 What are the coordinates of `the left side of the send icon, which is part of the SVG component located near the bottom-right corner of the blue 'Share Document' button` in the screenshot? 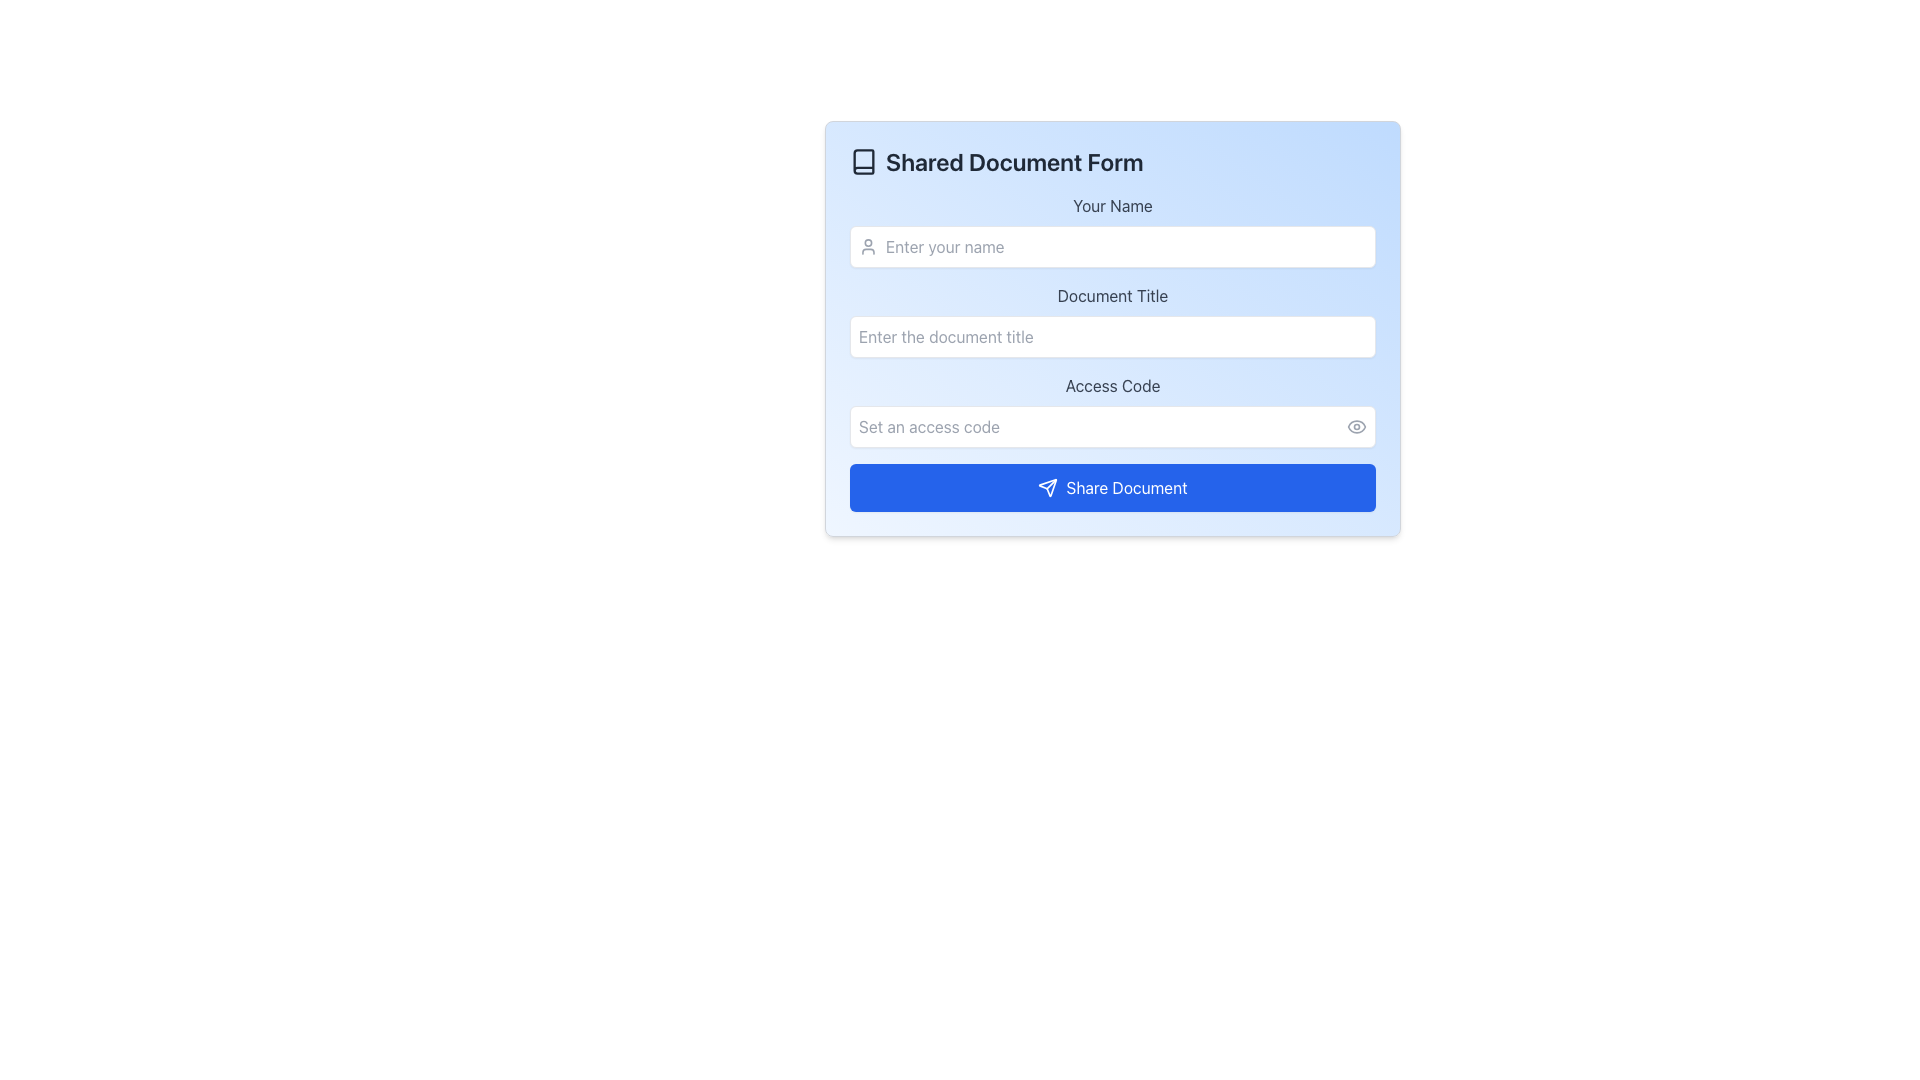 It's located at (1047, 488).